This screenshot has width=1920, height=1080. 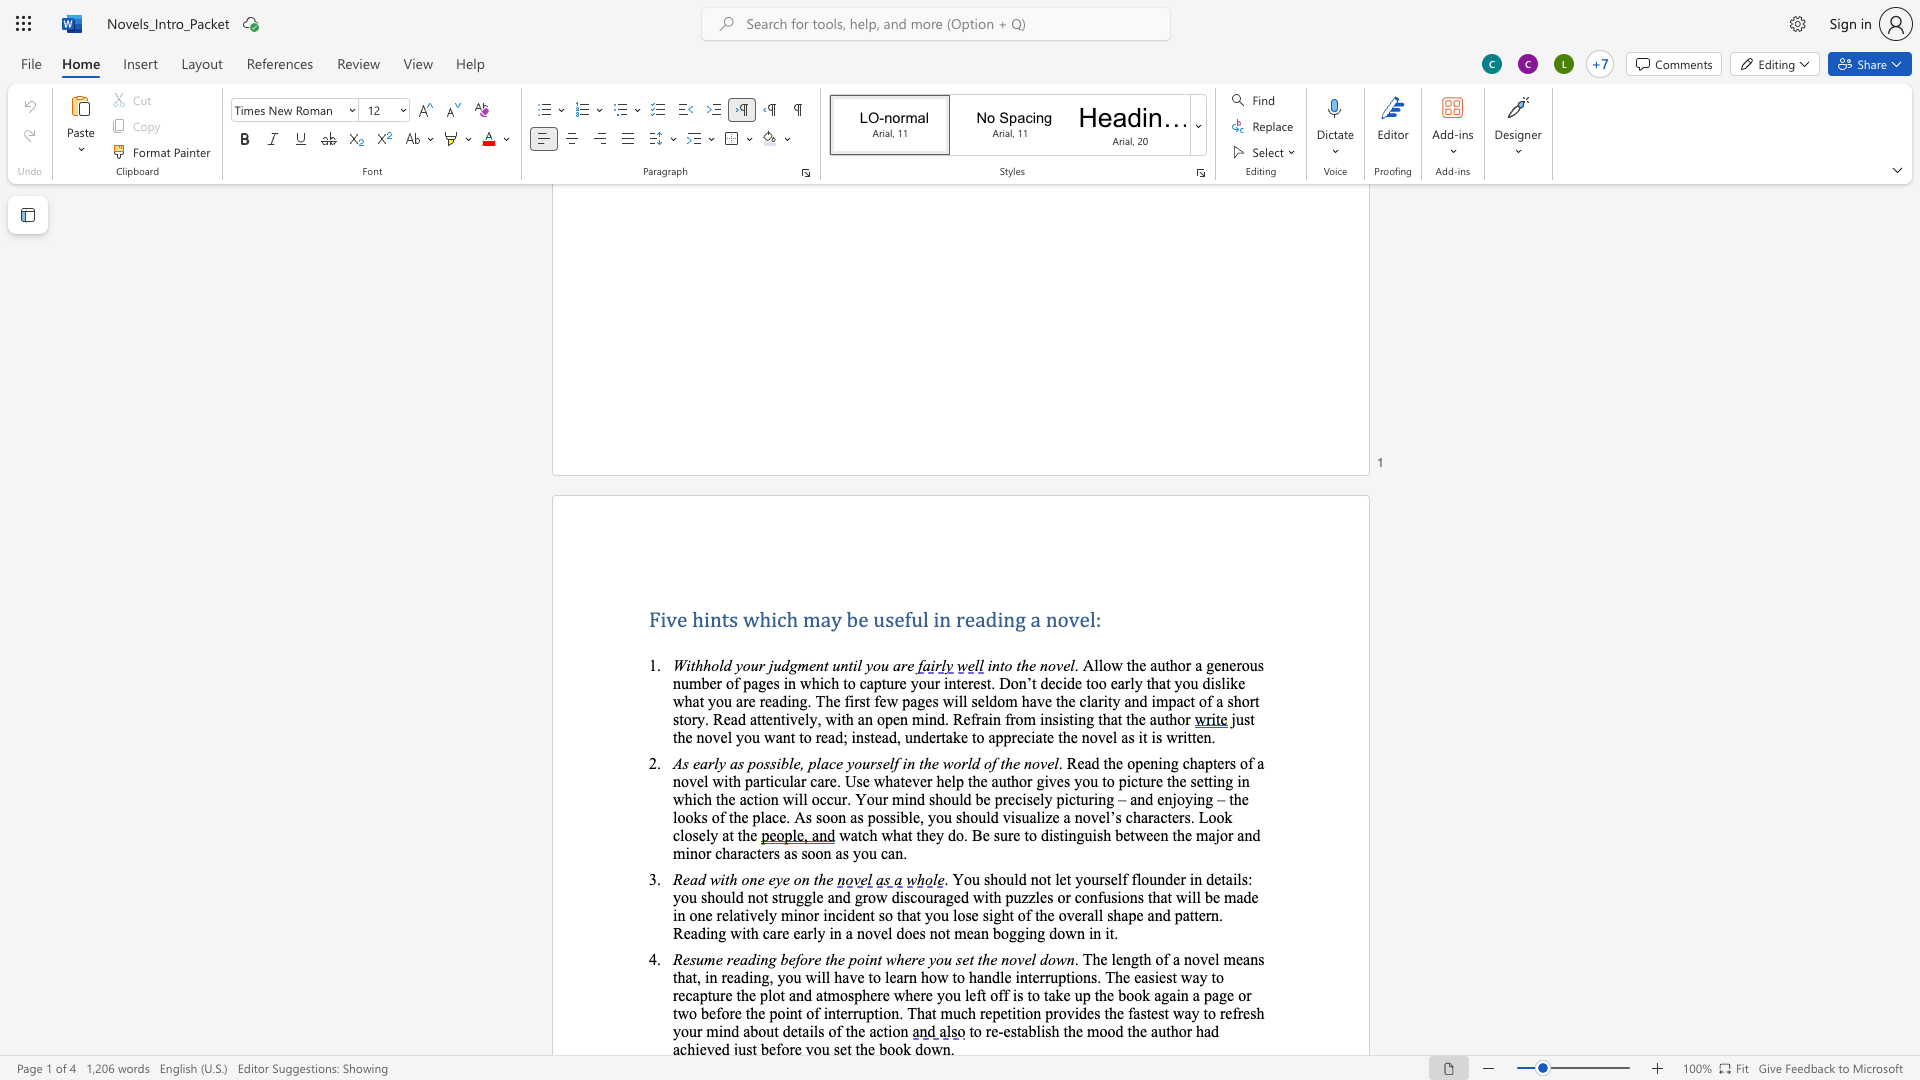 What do you see at coordinates (999, 665) in the screenshot?
I see `the space between the continuous character "n" and "t" in the text` at bounding box center [999, 665].